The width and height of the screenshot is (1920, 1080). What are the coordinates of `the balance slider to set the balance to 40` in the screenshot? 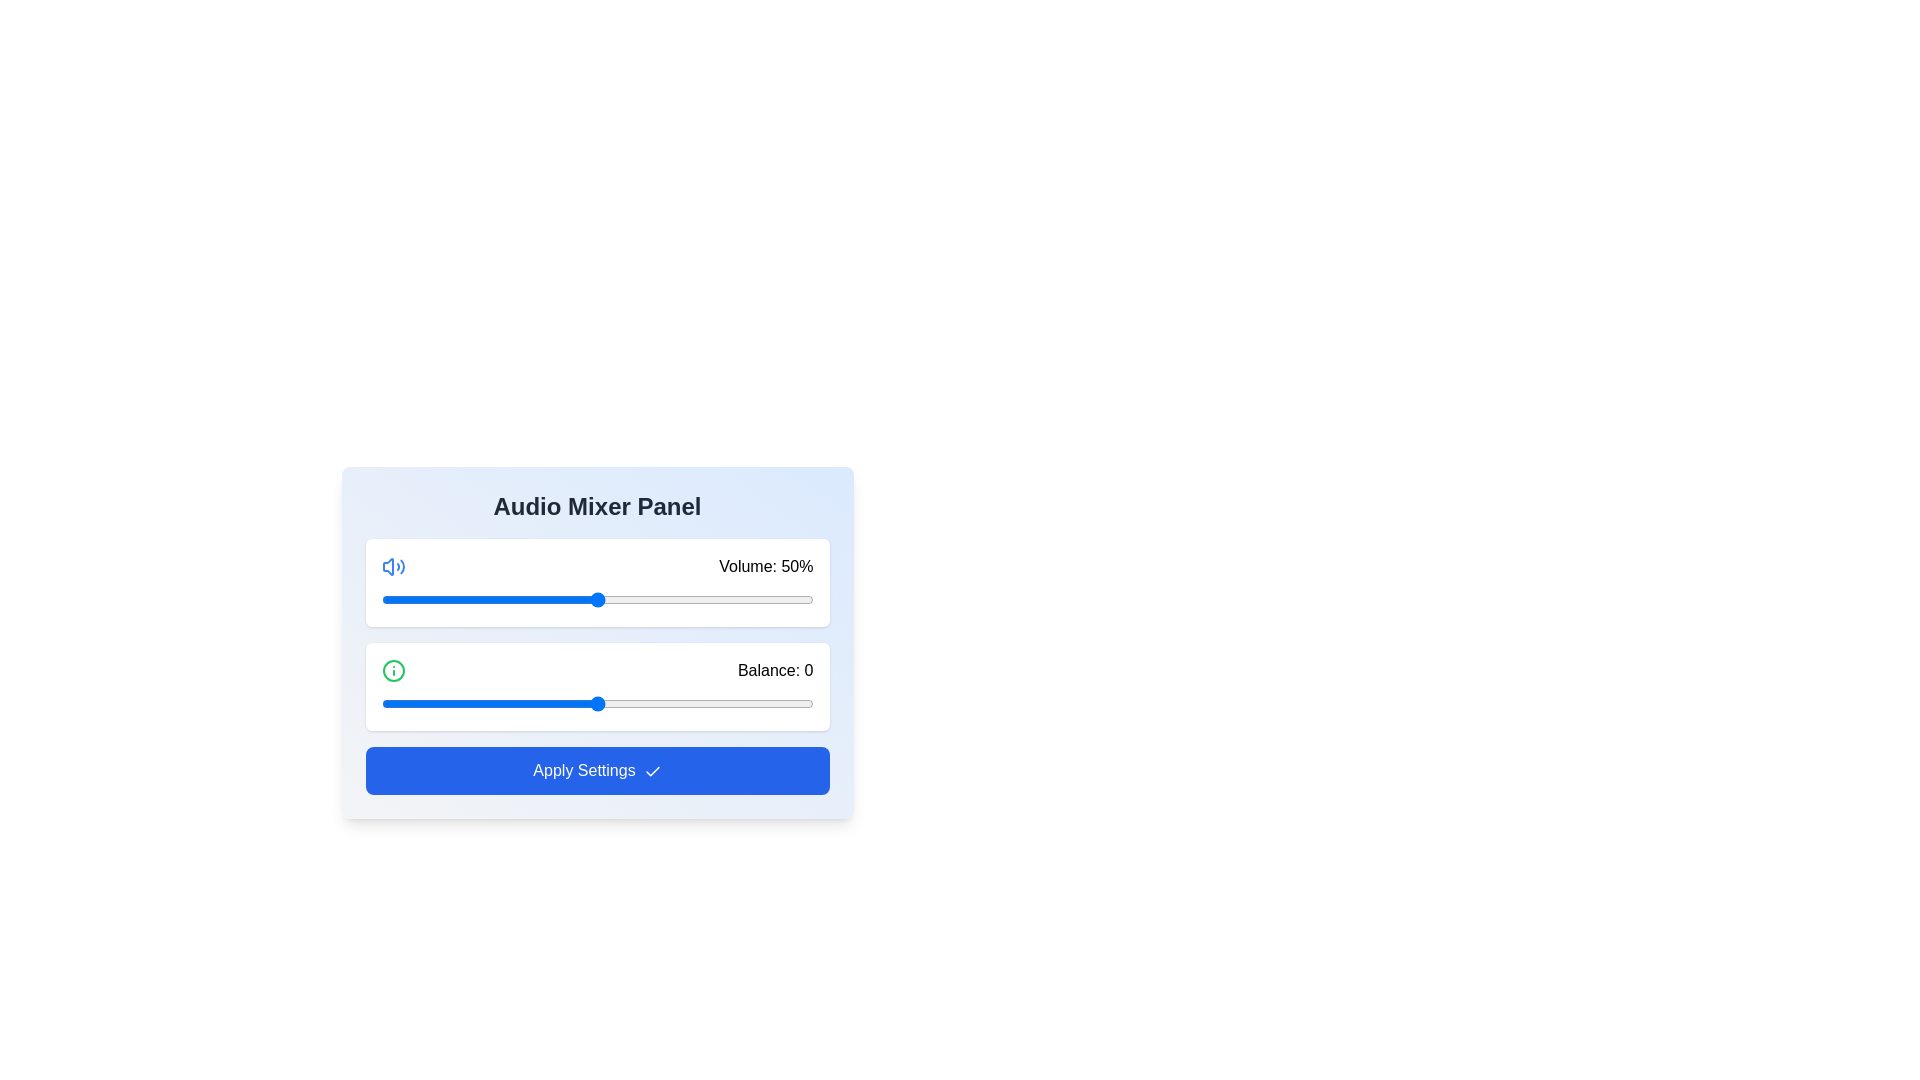 It's located at (769, 703).